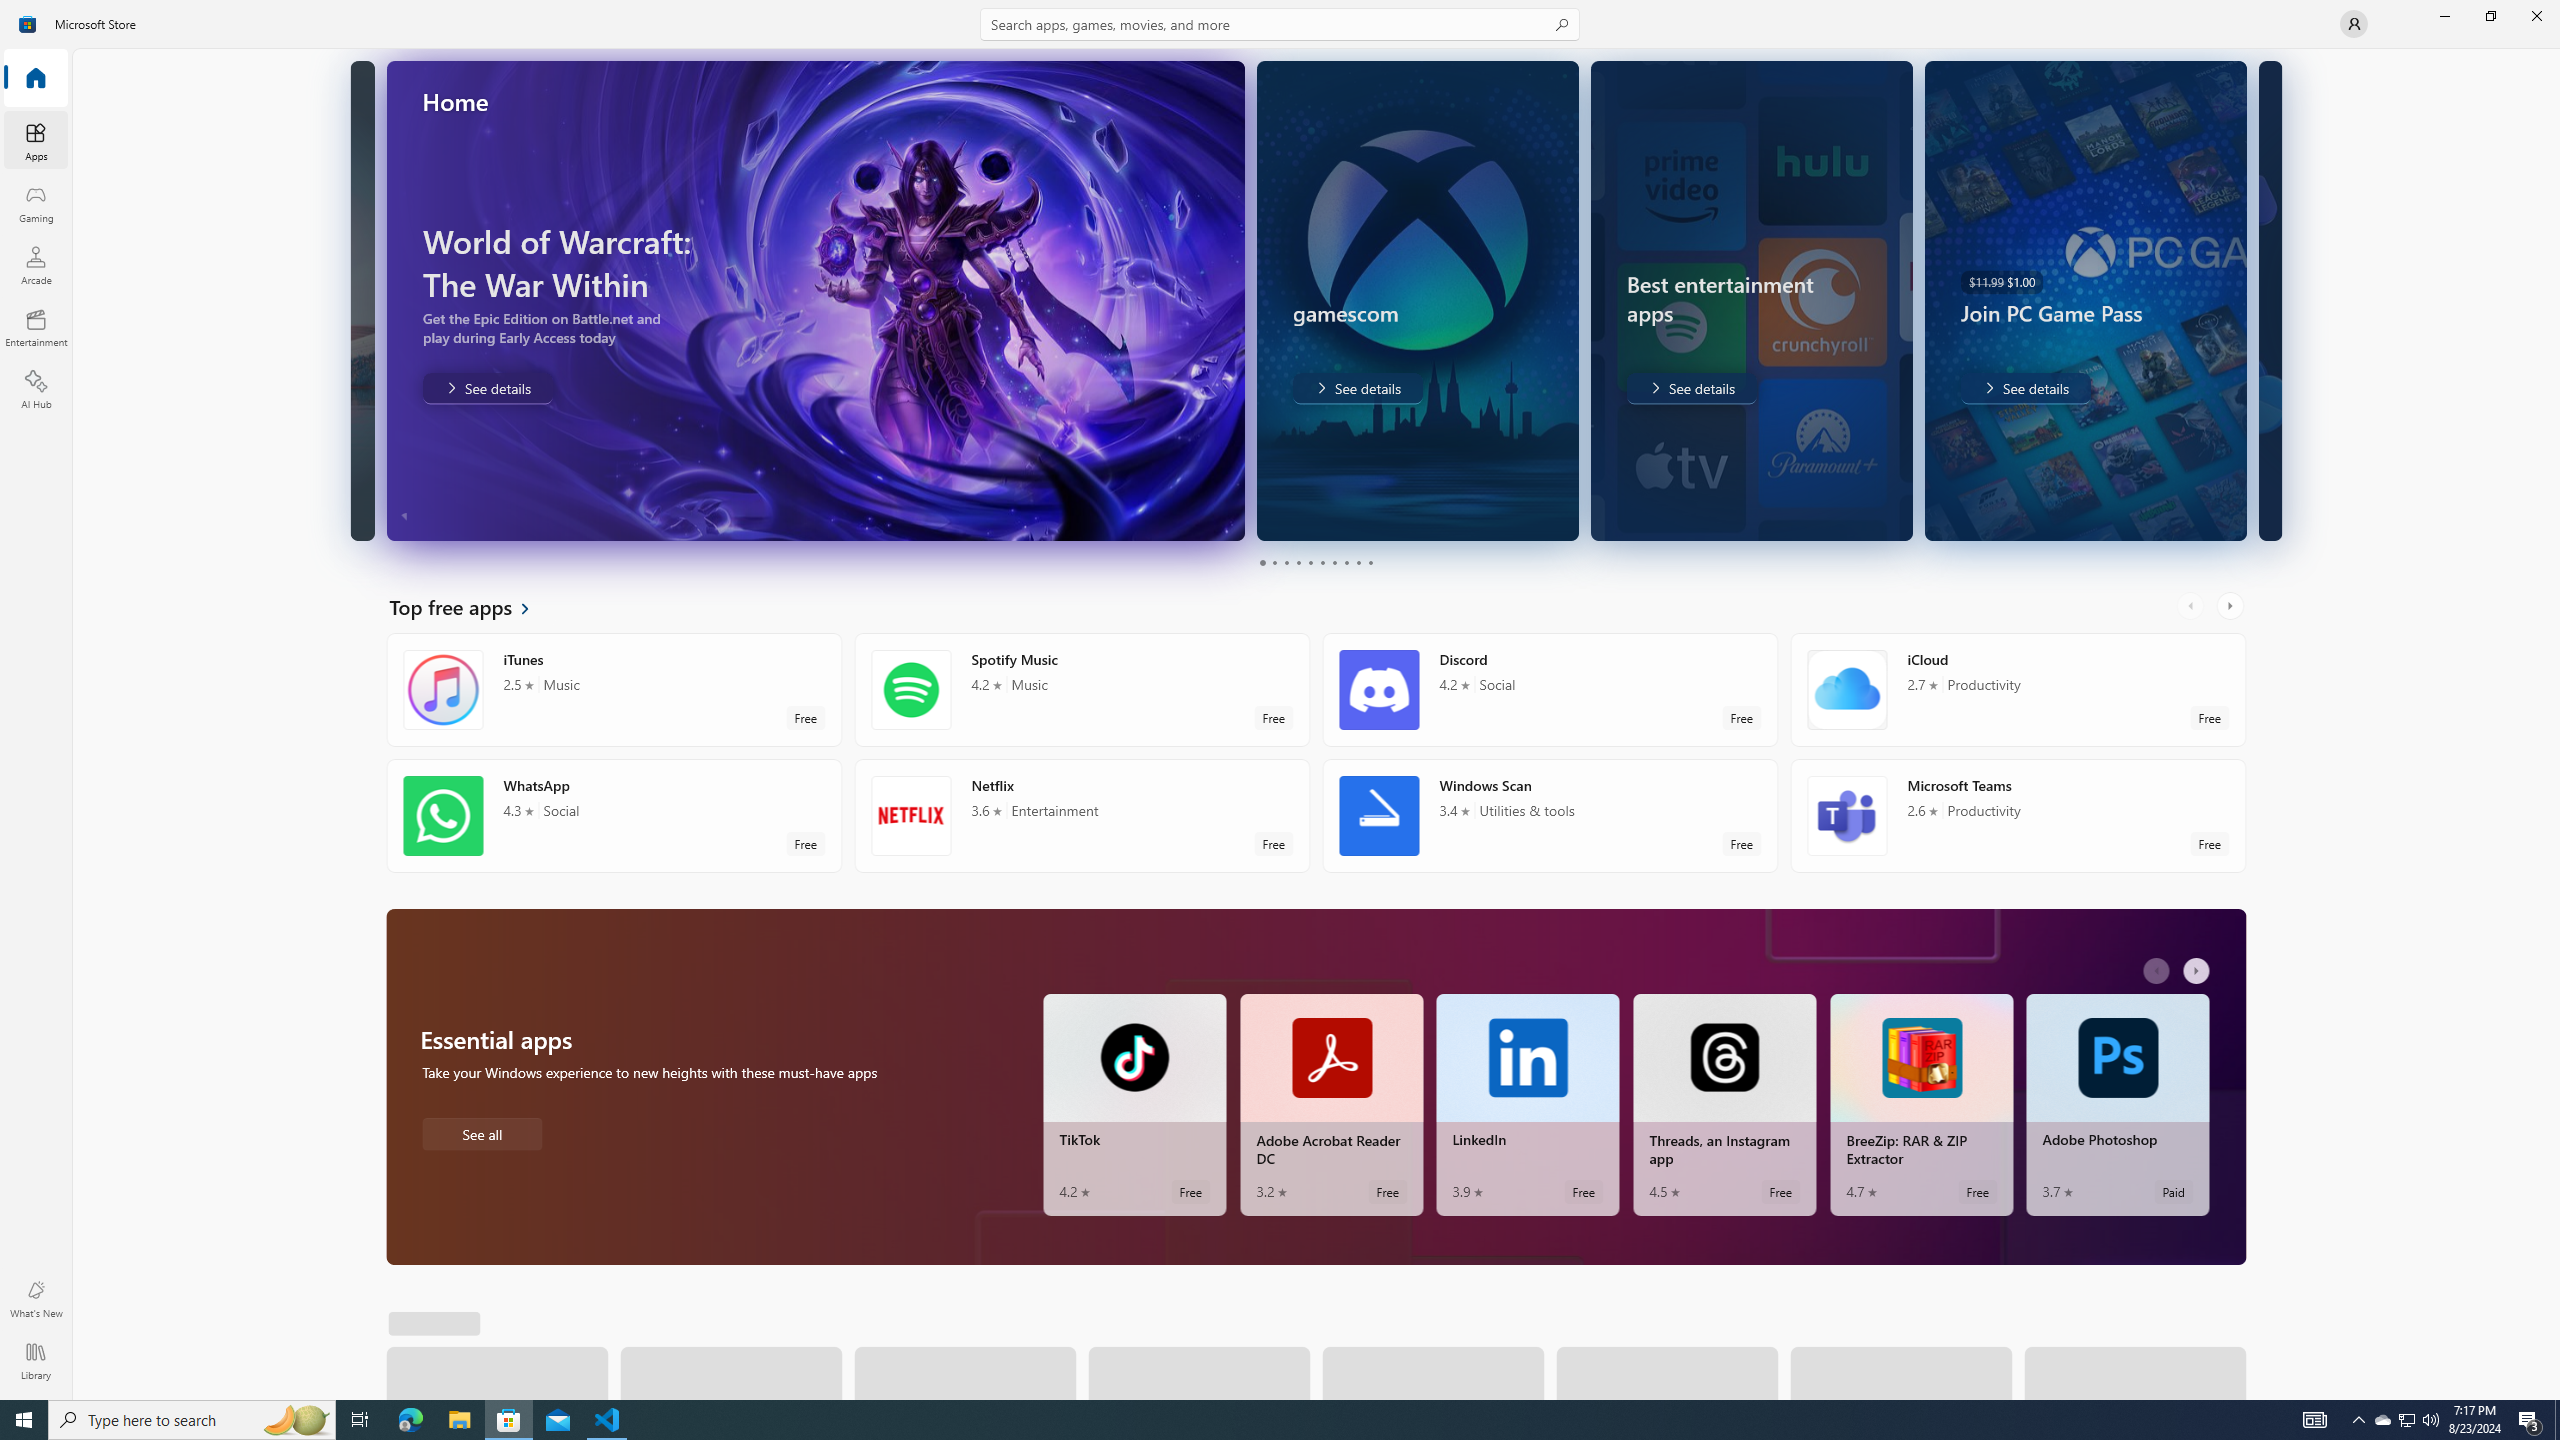  I want to click on 'Library', so click(34, 1360).